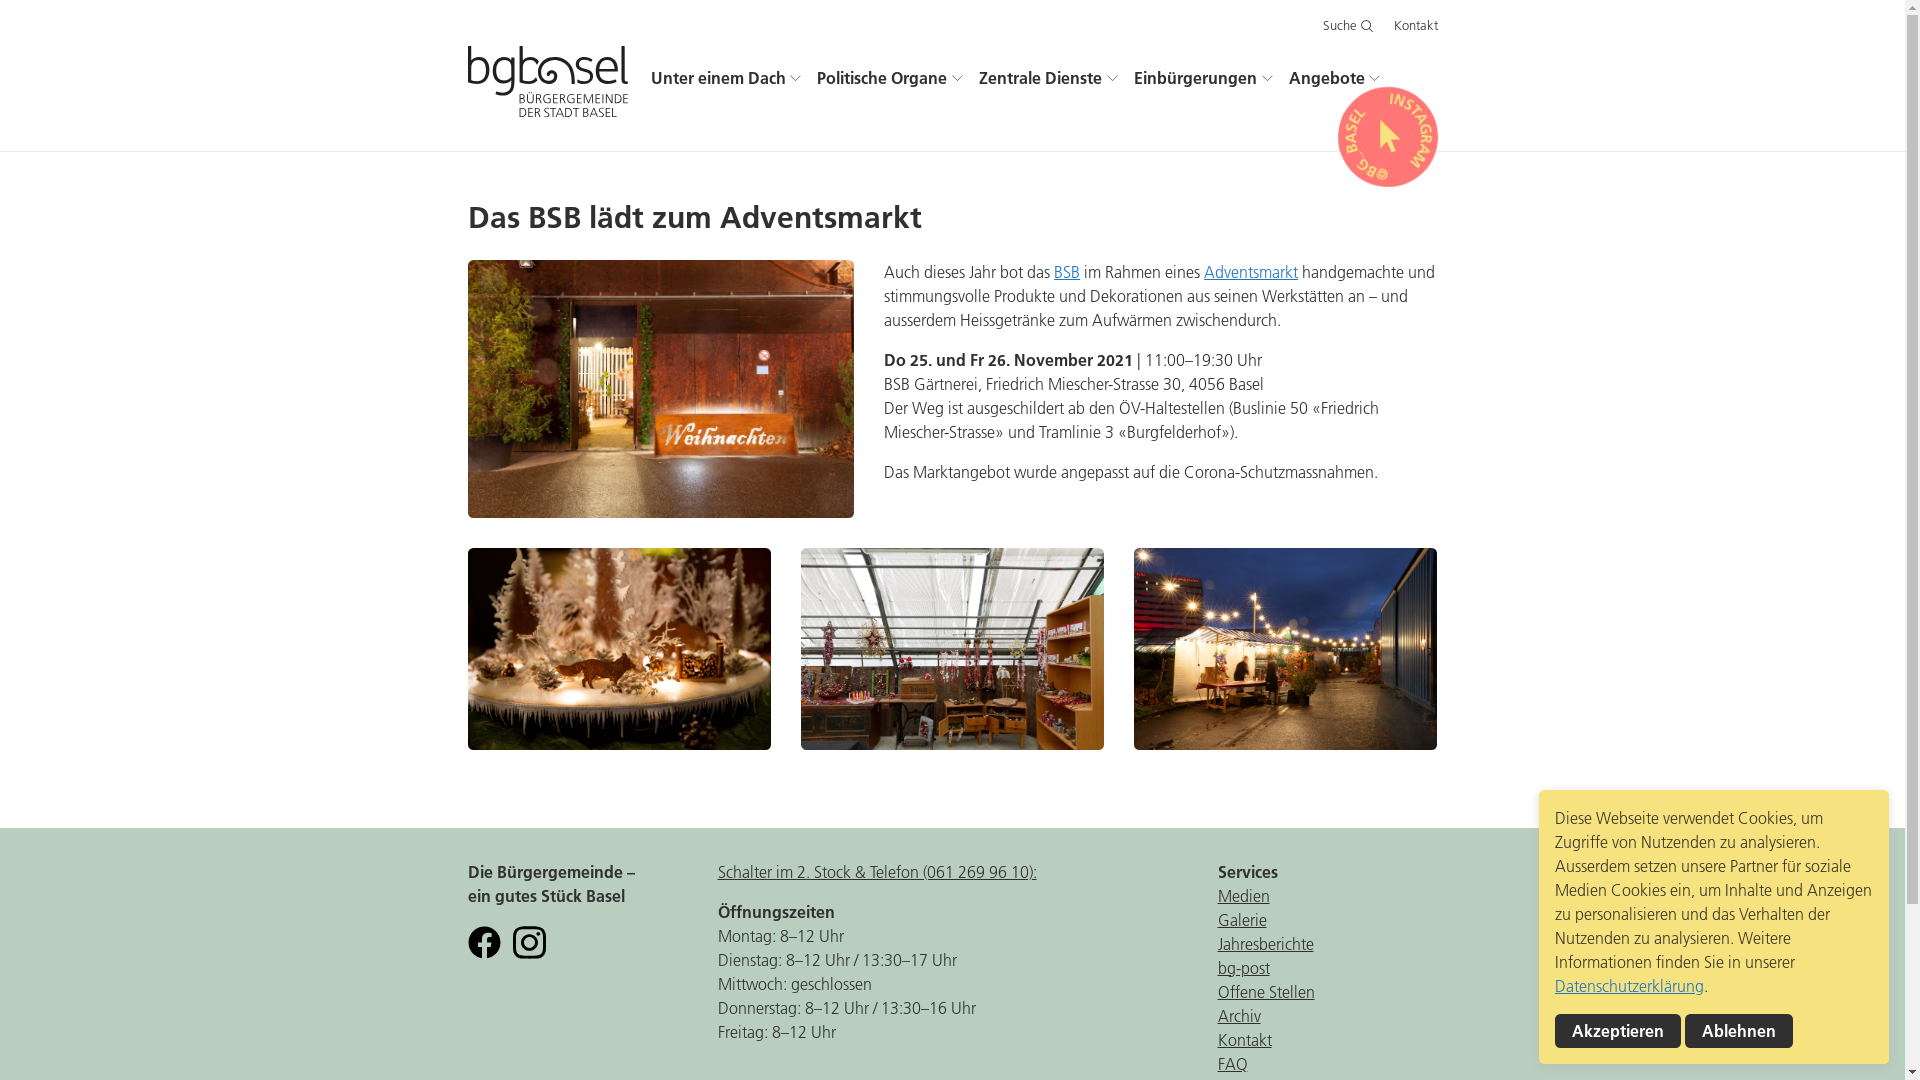 This screenshot has height=1080, width=1920. Describe the element at coordinates (661, 389) in the screenshot. I see `'adventsmarkt-bsb-5.jpg'` at that location.